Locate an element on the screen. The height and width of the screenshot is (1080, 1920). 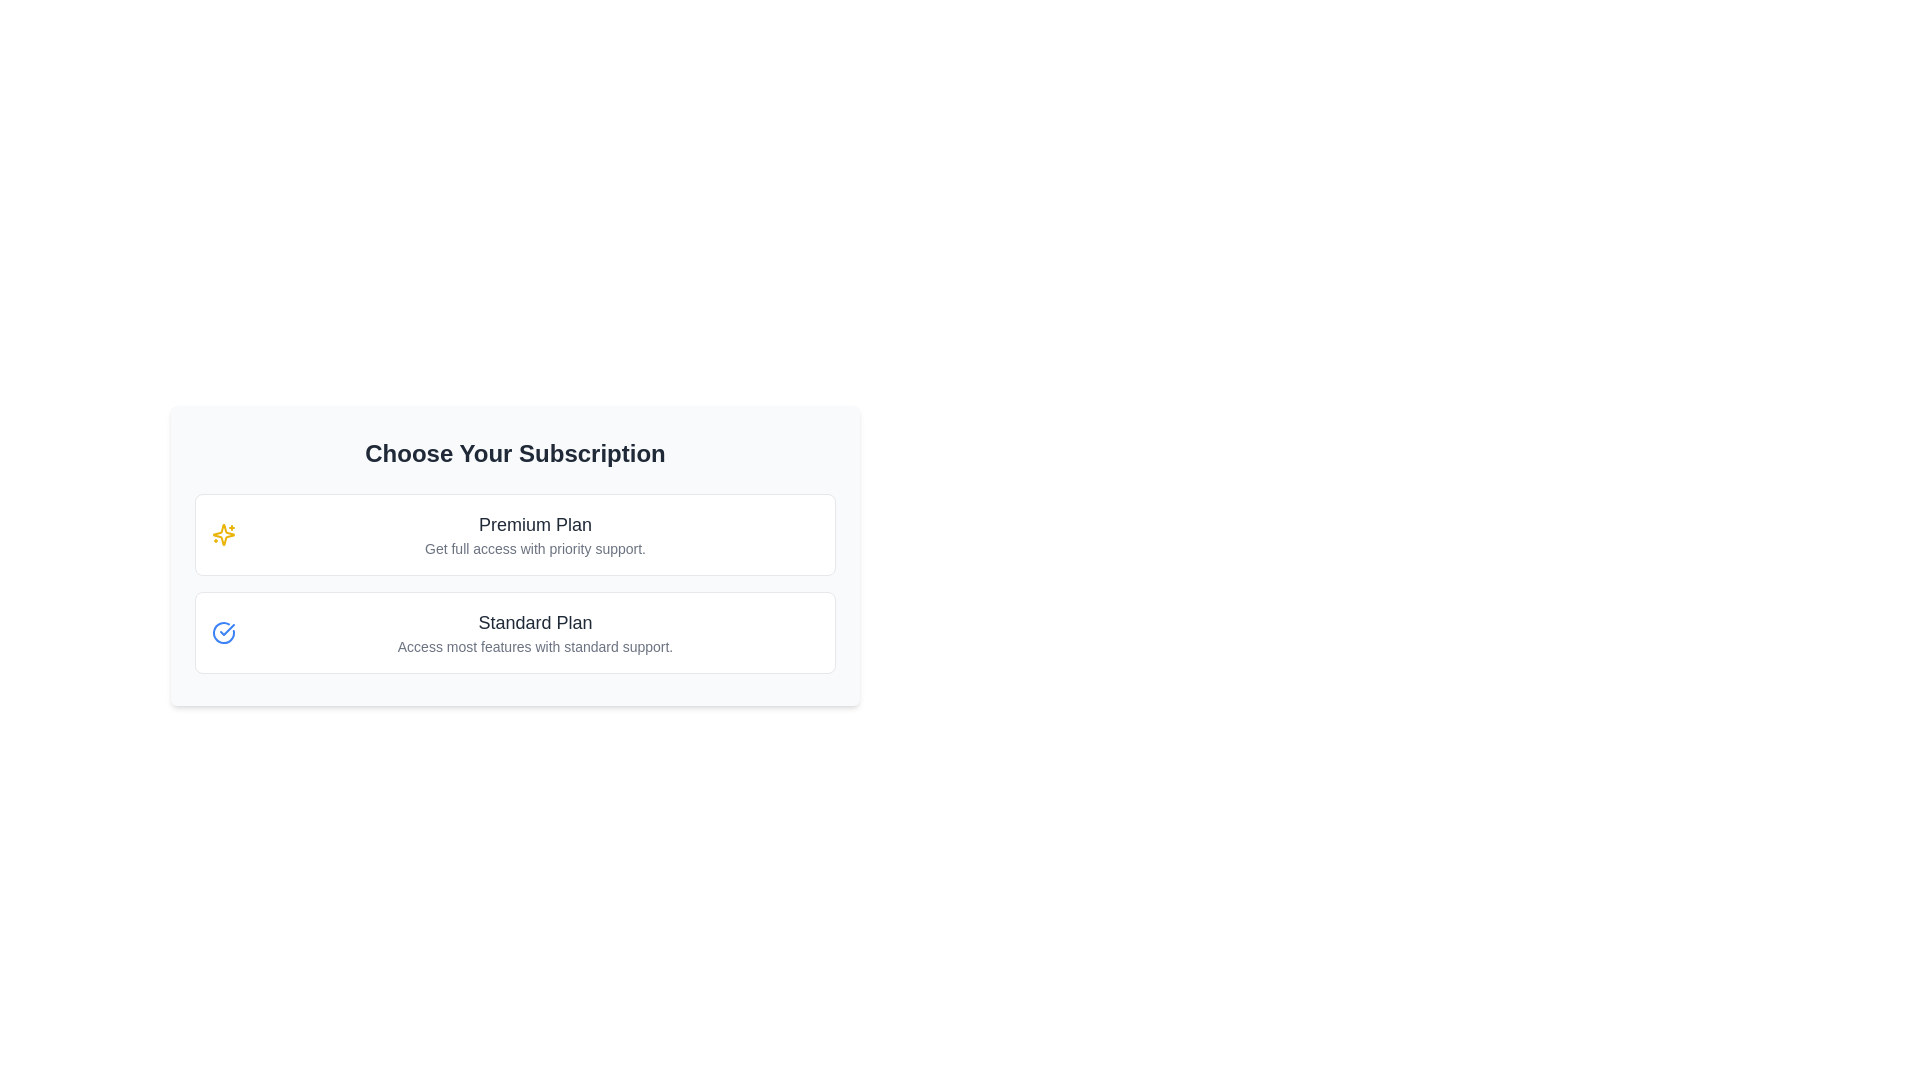
text label displaying 'Premium Plan' located at the top of the subscription choice card titled 'Choose Your Subscription', which is bold, dark gray, and positioned next to an icon is located at coordinates (535, 523).